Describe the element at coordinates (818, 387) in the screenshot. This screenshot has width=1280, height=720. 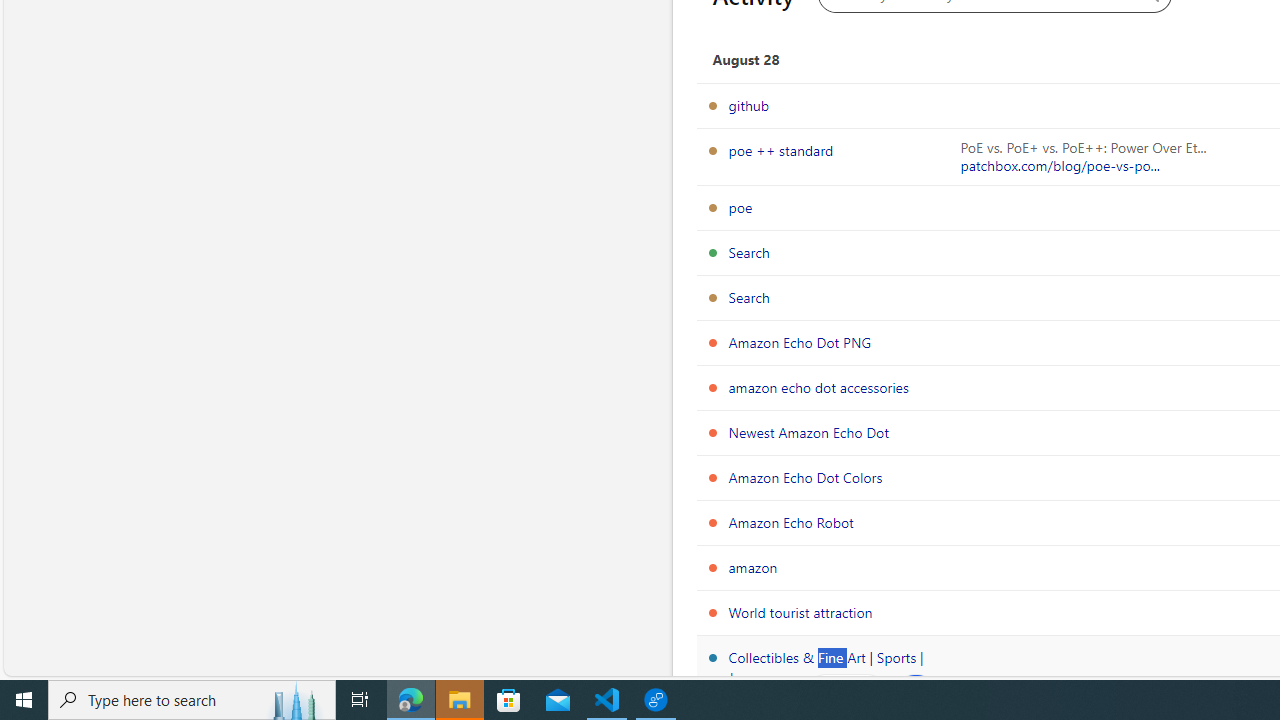
I see `'amazon echo dot accessories'` at that location.